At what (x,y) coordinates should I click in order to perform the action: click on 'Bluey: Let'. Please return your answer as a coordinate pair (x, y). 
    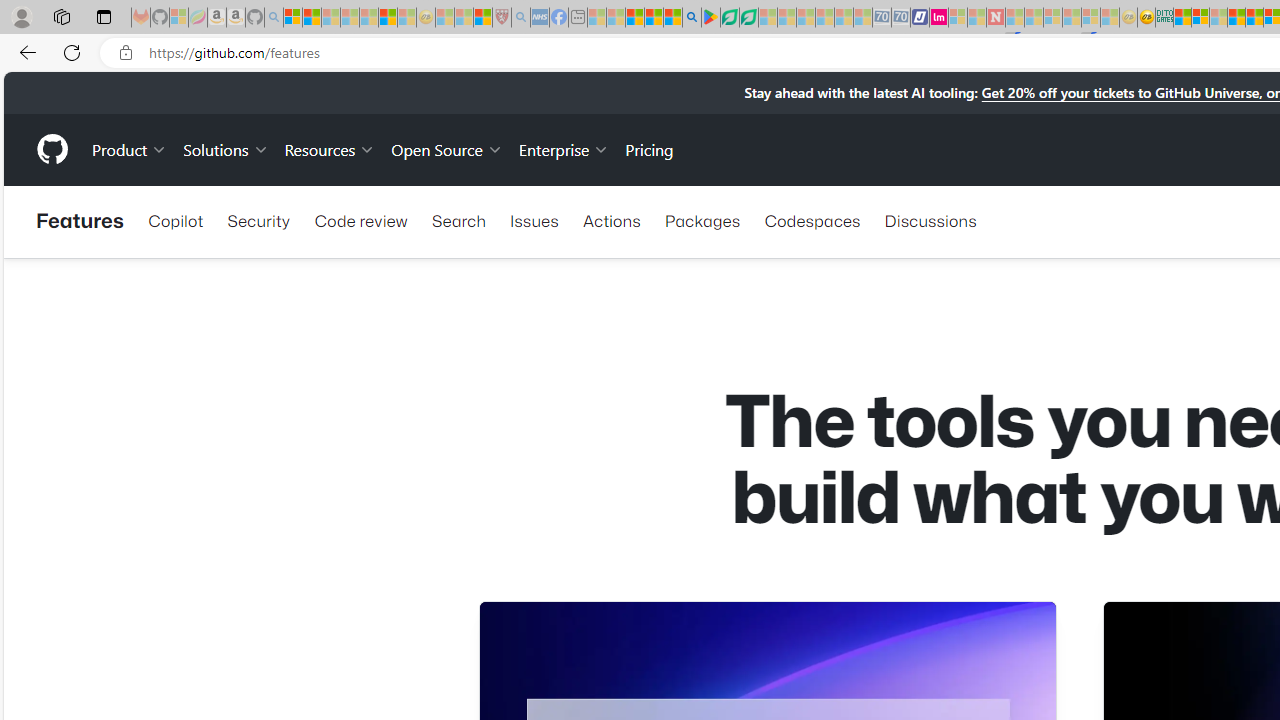
    Looking at the image, I should click on (711, 17).